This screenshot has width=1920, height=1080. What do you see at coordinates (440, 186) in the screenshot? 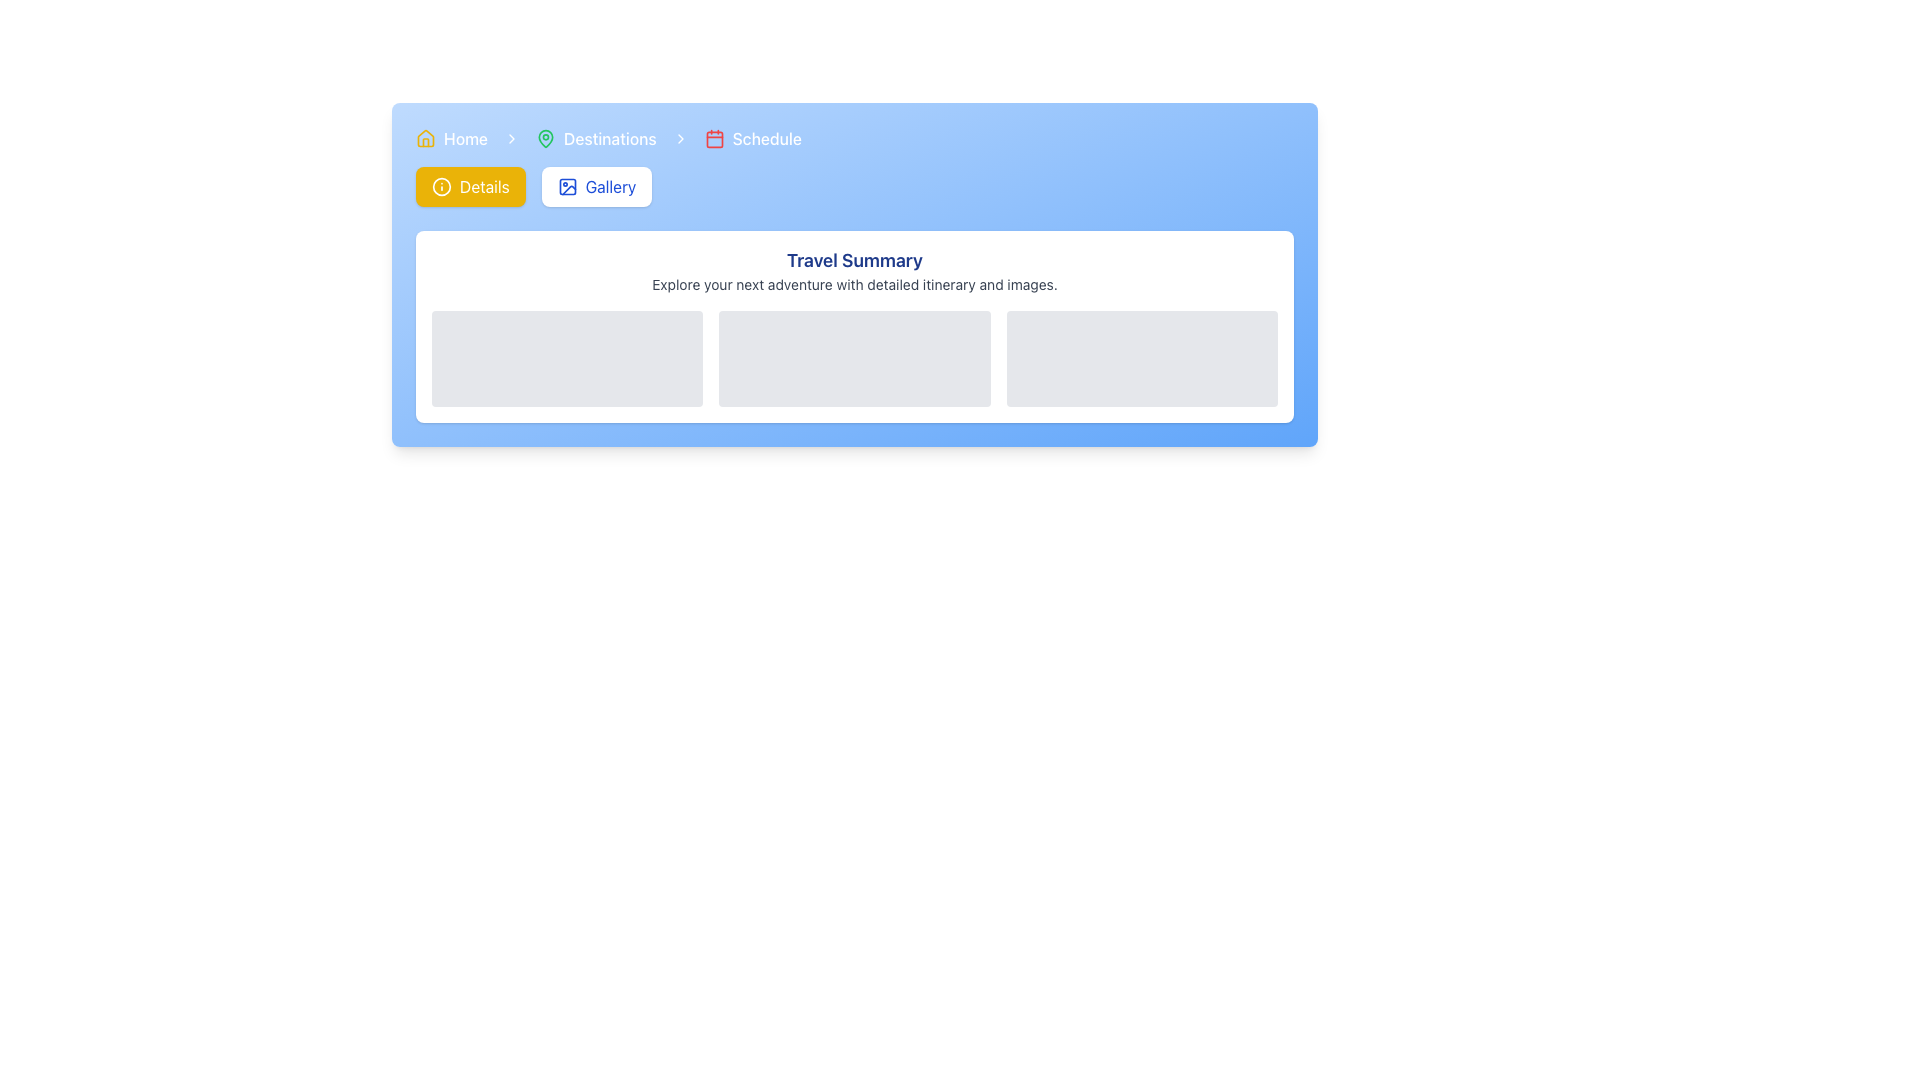
I see `the static state of the SVG Circle located within the 'Details' button at the upper left region of the interface` at bounding box center [440, 186].